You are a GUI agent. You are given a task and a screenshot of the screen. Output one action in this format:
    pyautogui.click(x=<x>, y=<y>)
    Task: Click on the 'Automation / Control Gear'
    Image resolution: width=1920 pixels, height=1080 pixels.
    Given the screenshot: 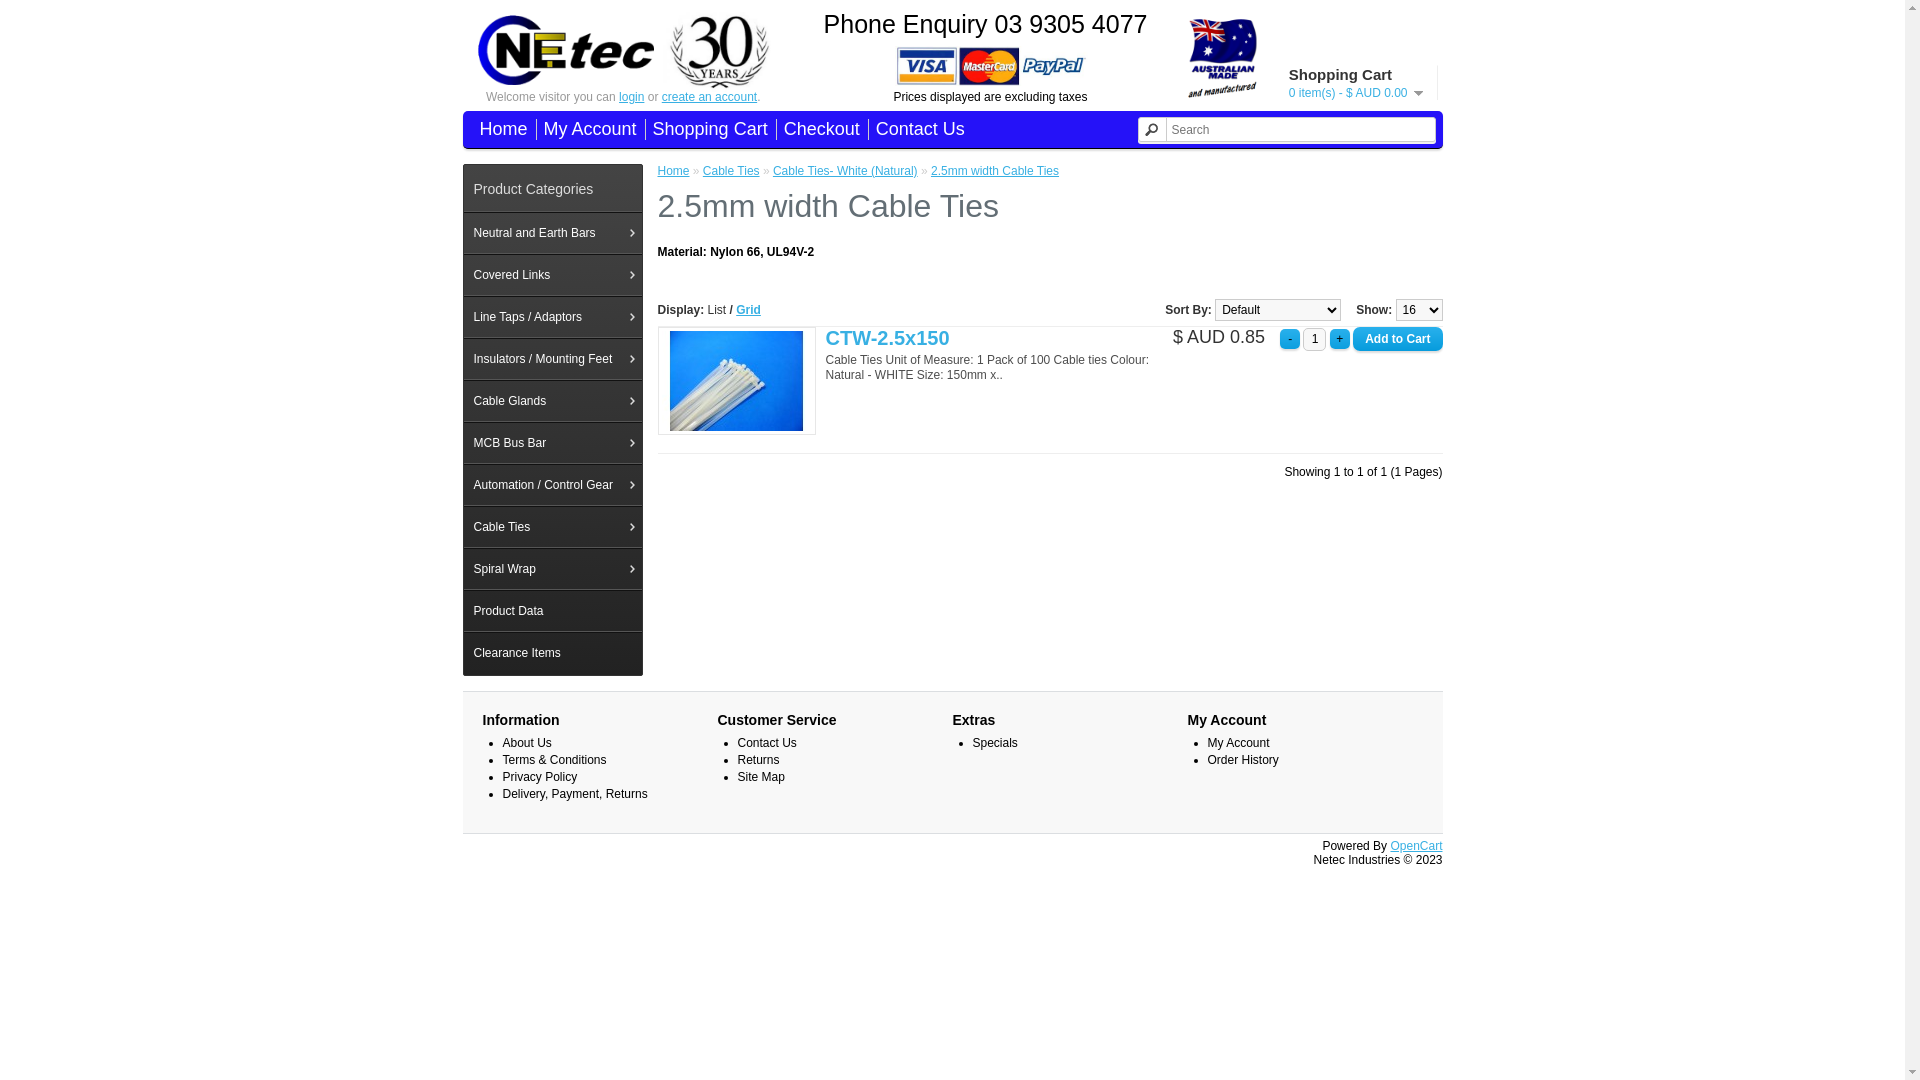 What is the action you would take?
    pyautogui.click(x=552, y=485)
    